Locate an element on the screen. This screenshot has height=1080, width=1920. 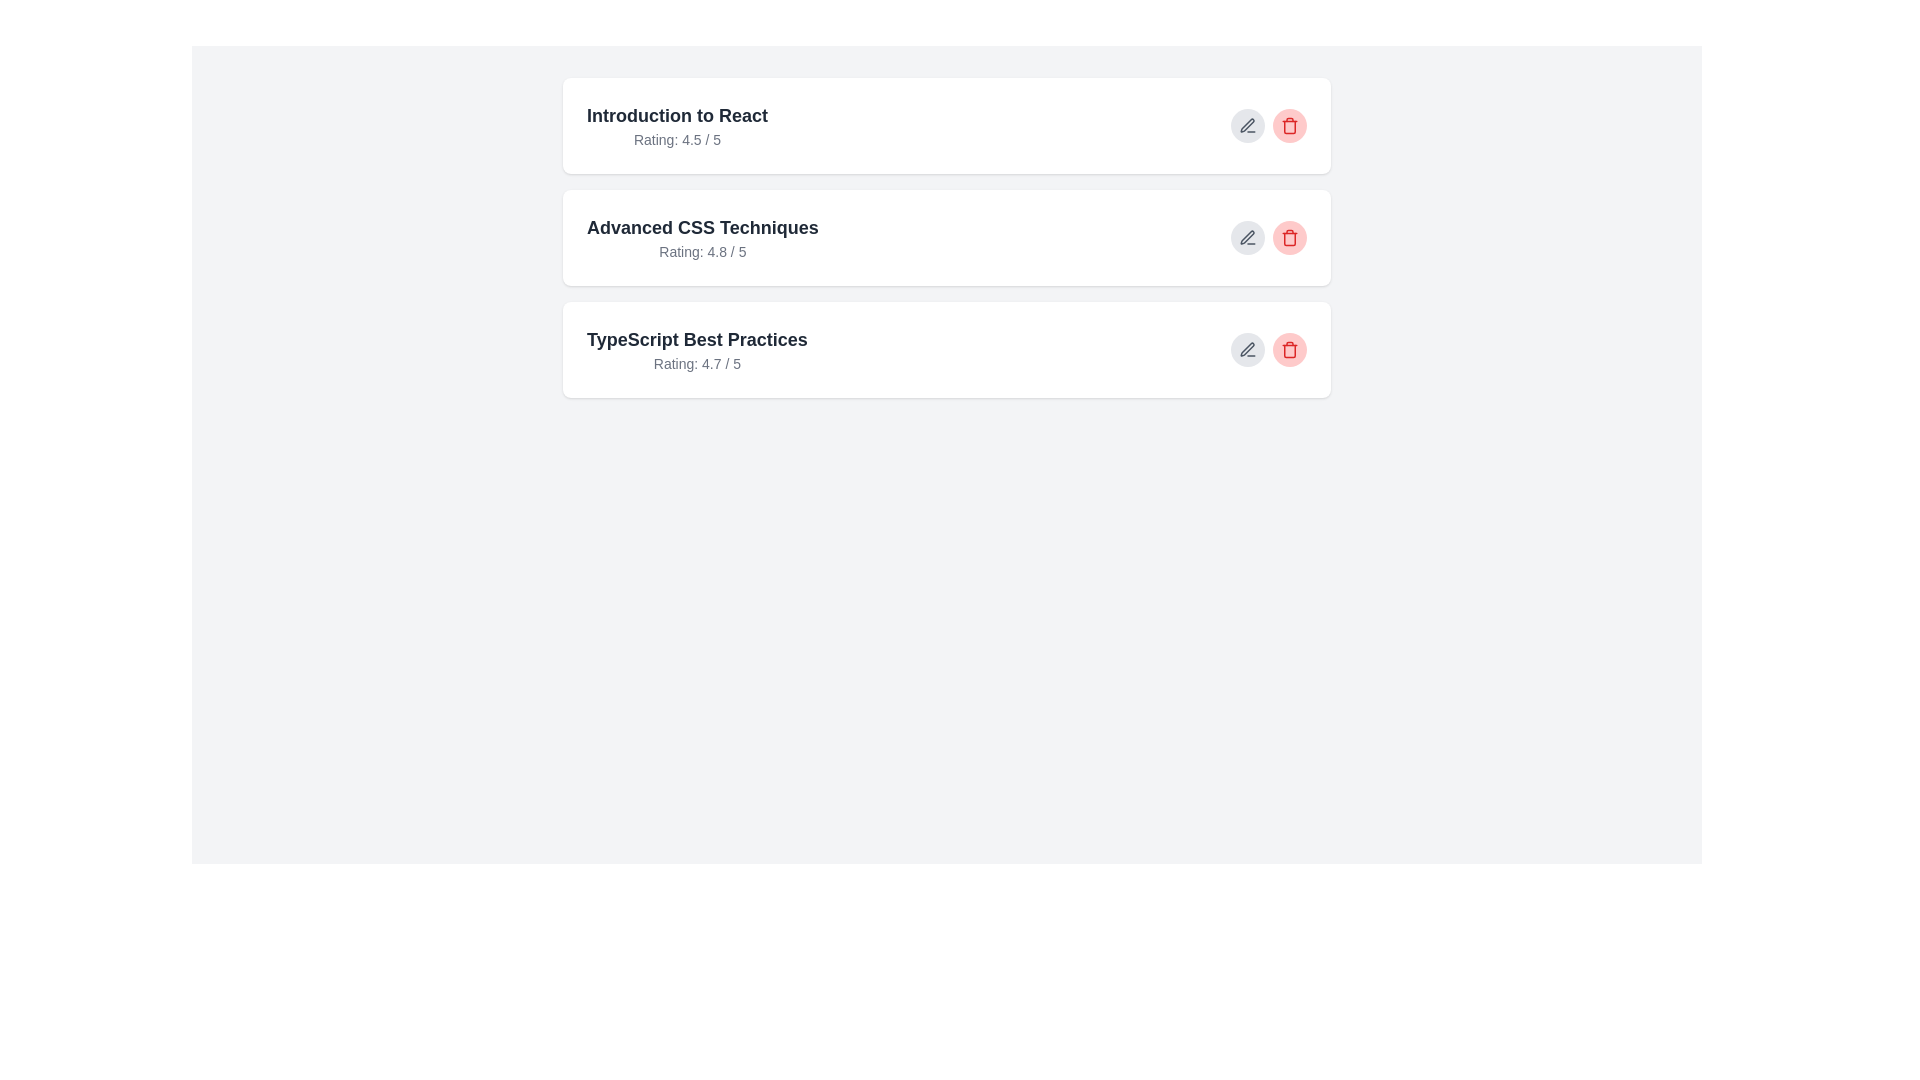
the delete button located at the far right of the course information row is located at coordinates (1290, 349).